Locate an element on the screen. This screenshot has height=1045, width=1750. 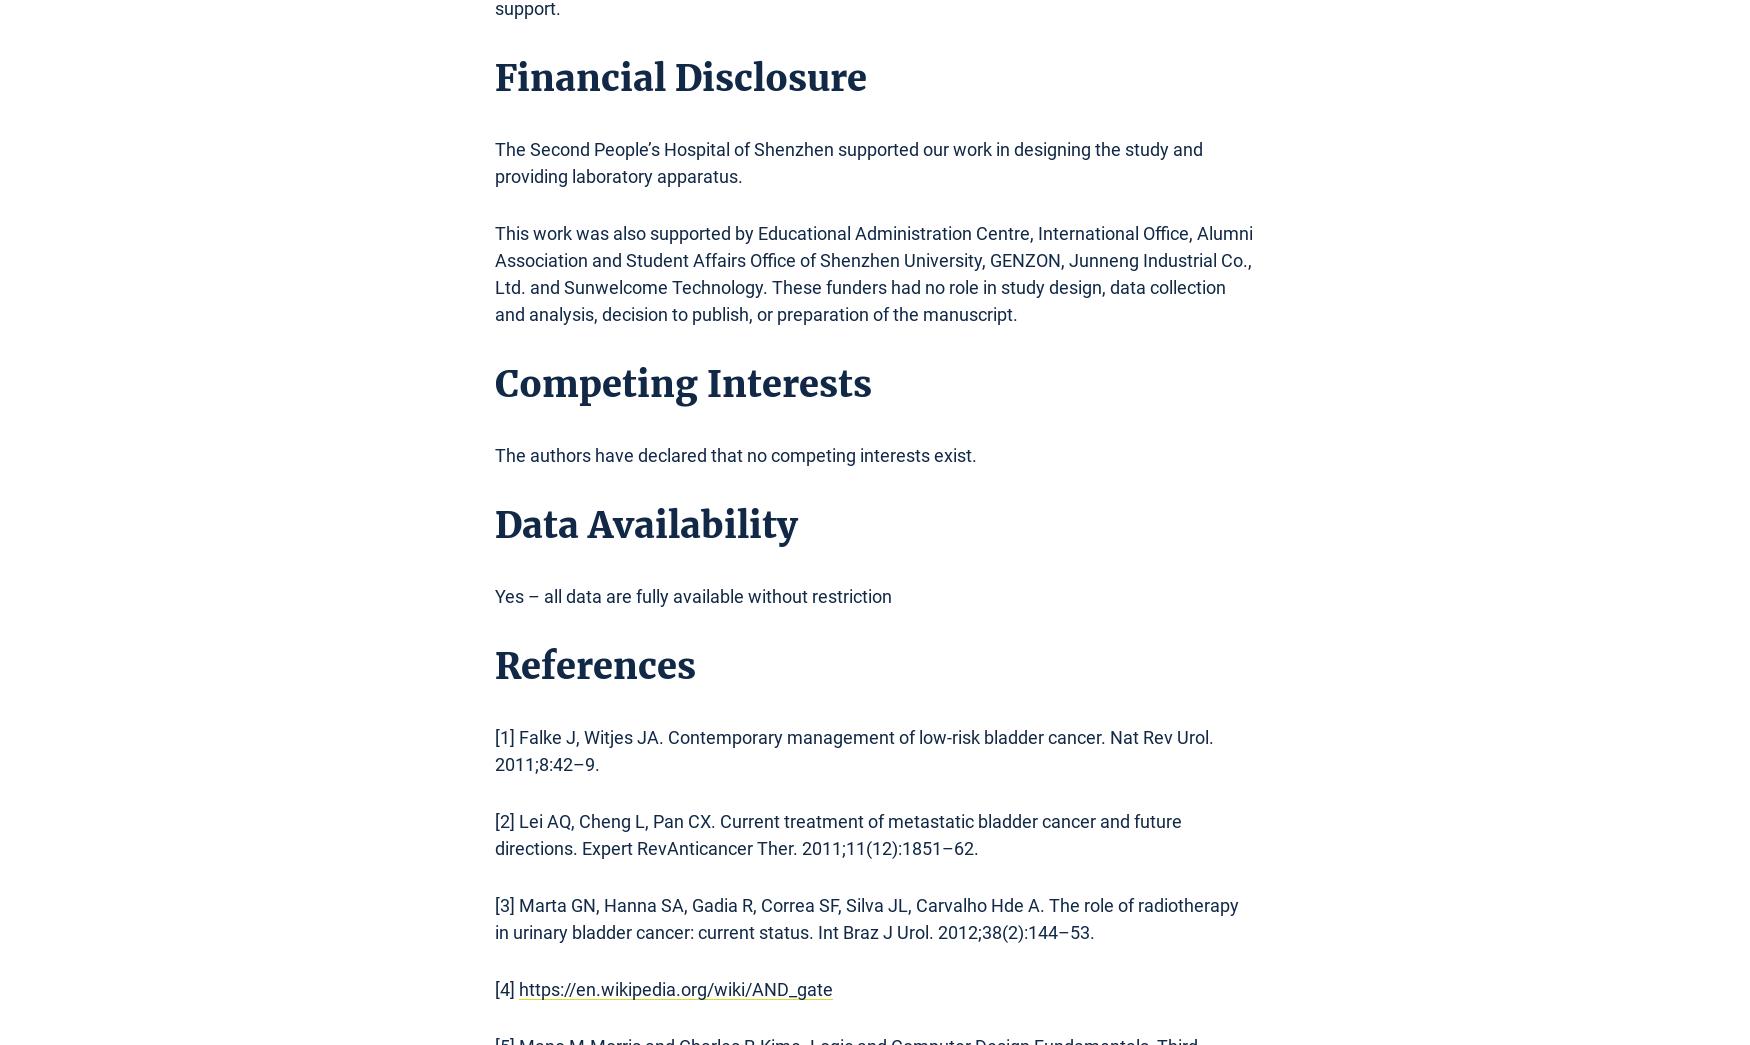
'Data Availabili' is located at coordinates (627, 525).